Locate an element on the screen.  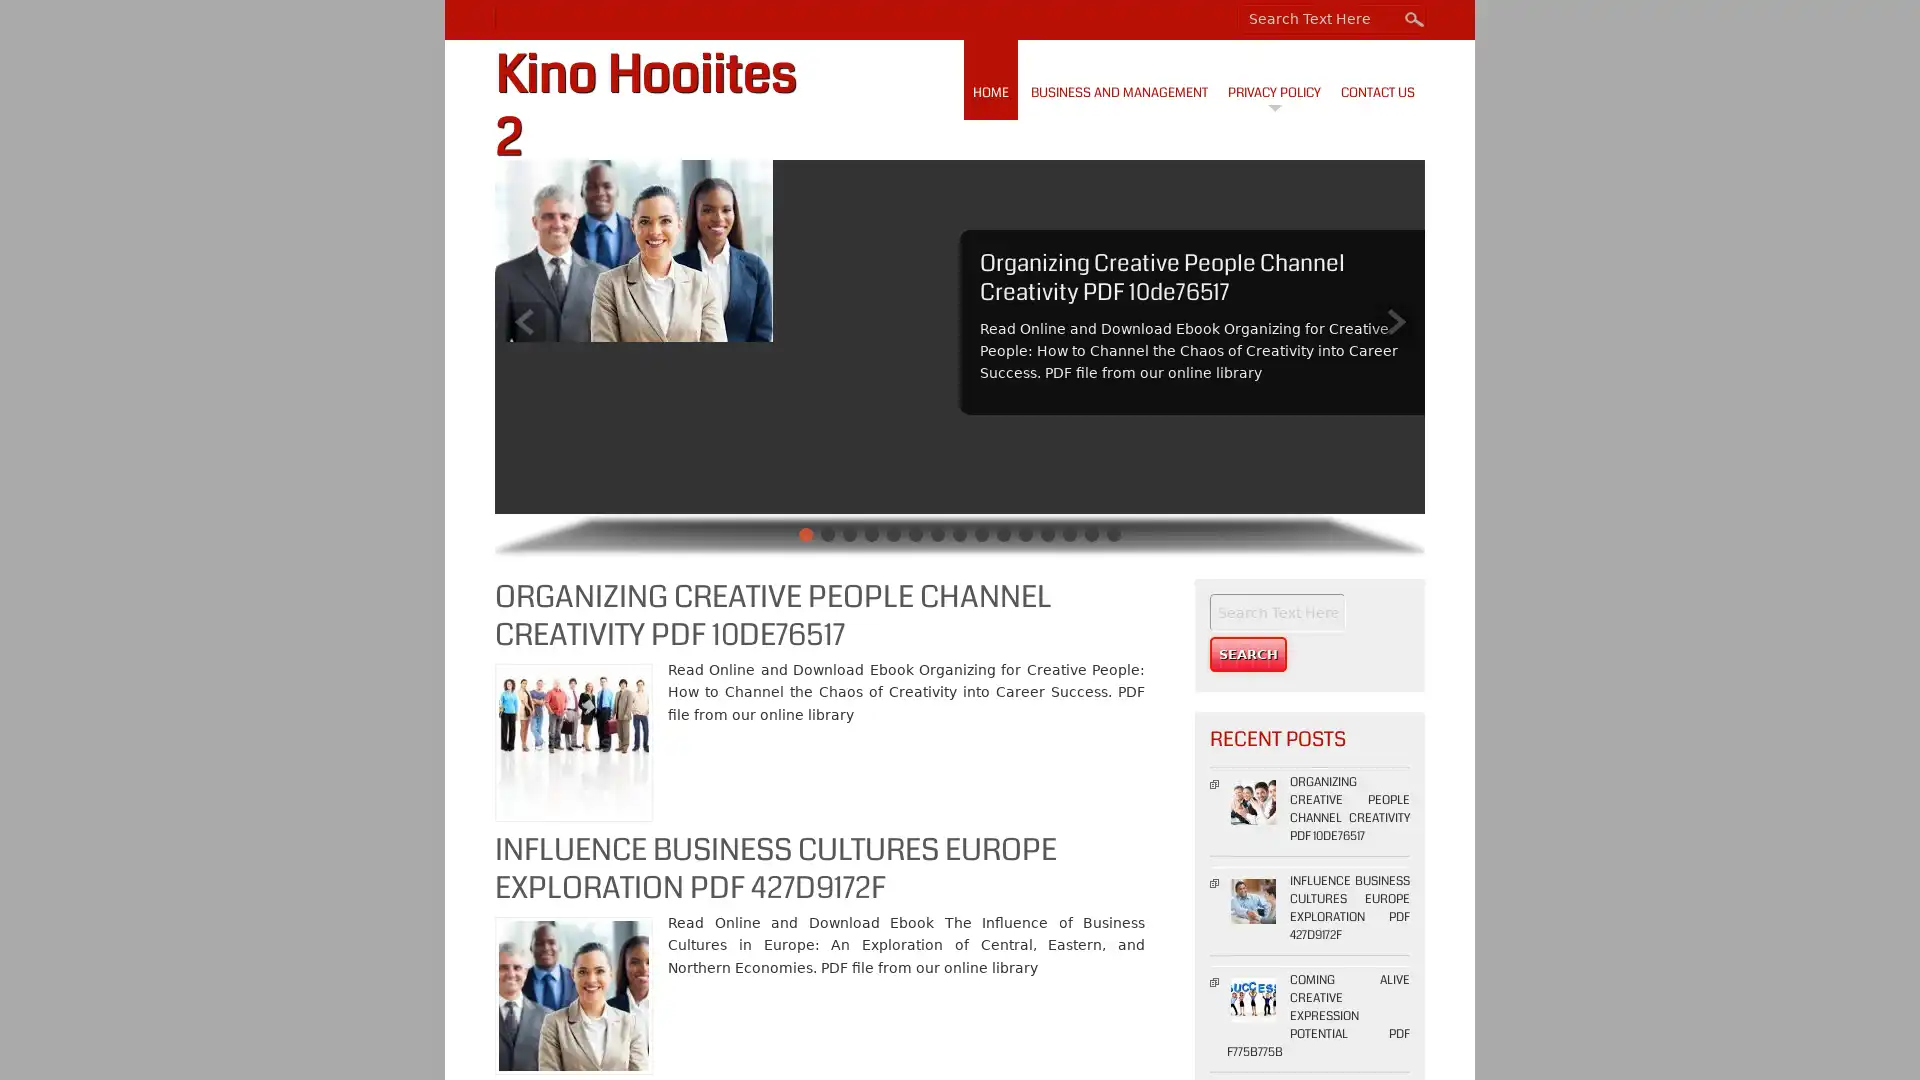
Search is located at coordinates (1247, 654).